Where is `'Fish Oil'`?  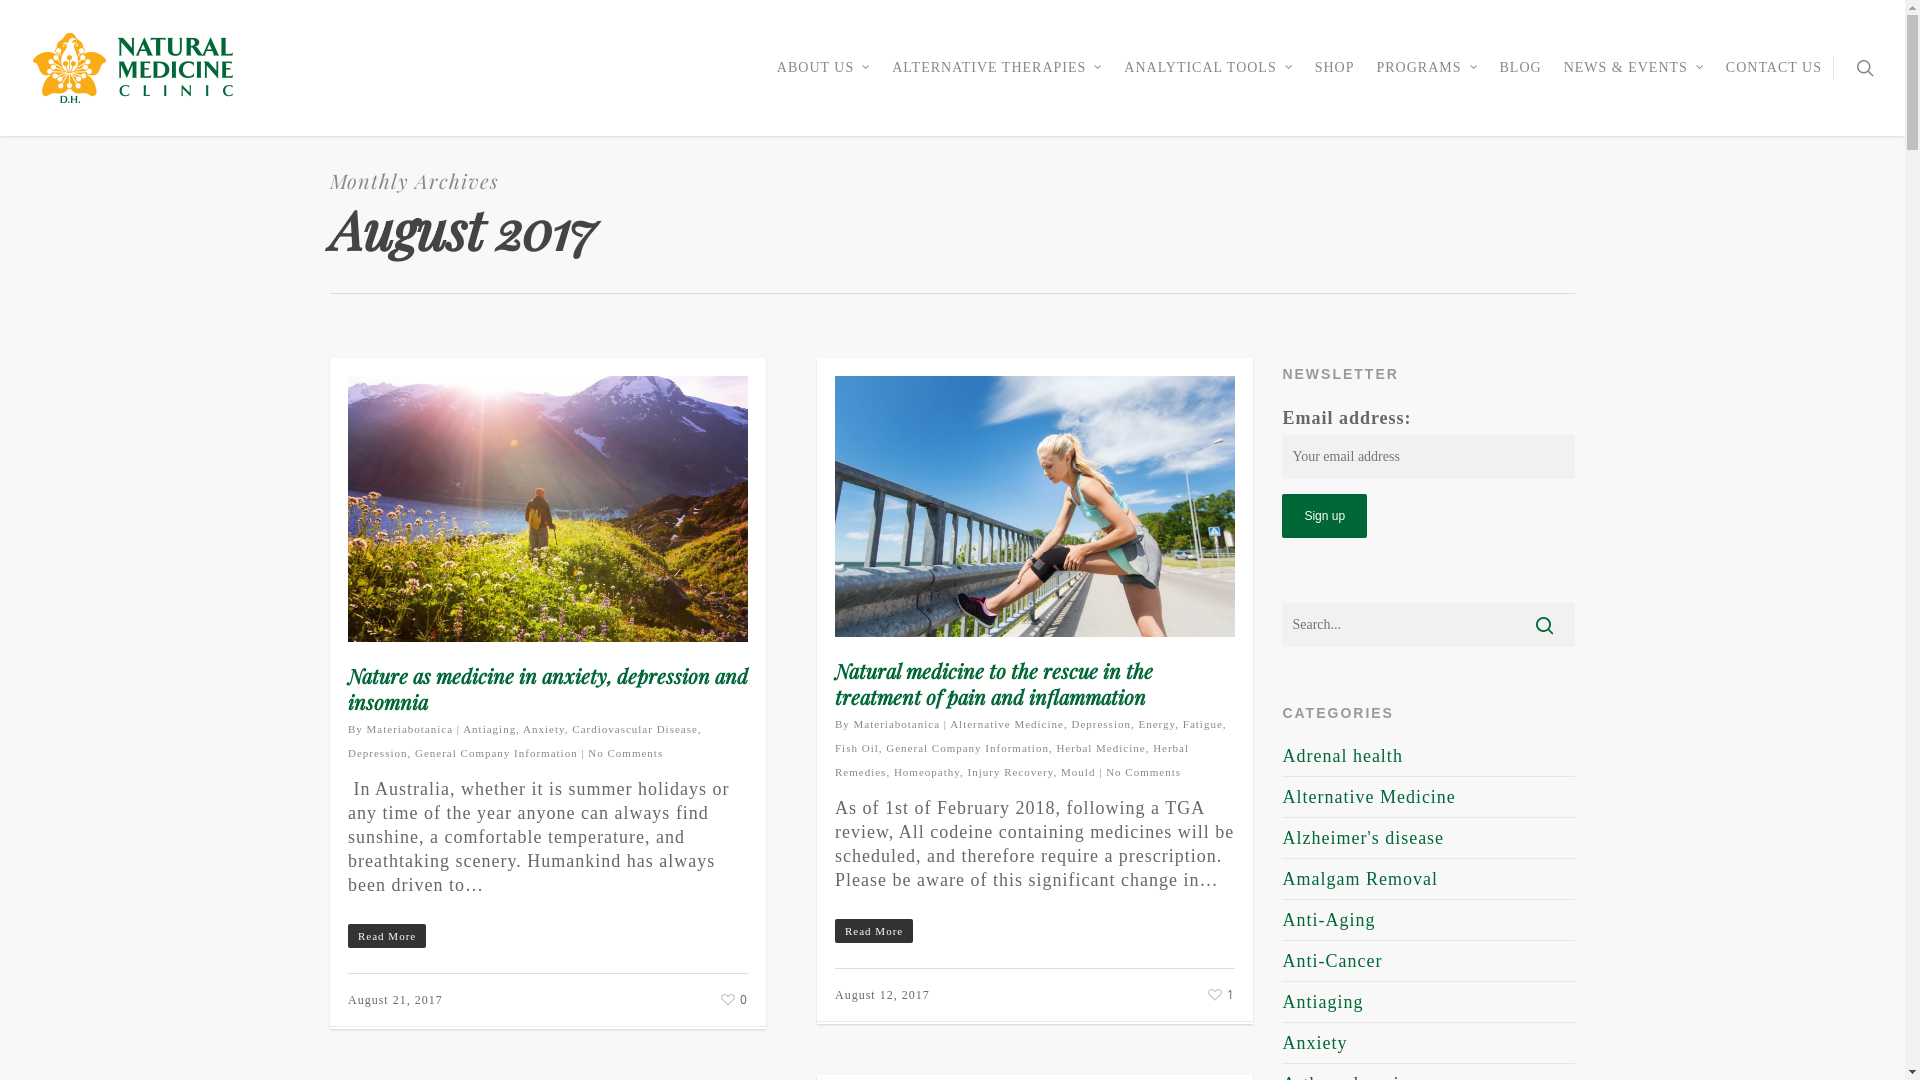 'Fish Oil' is located at coordinates (857, 748).